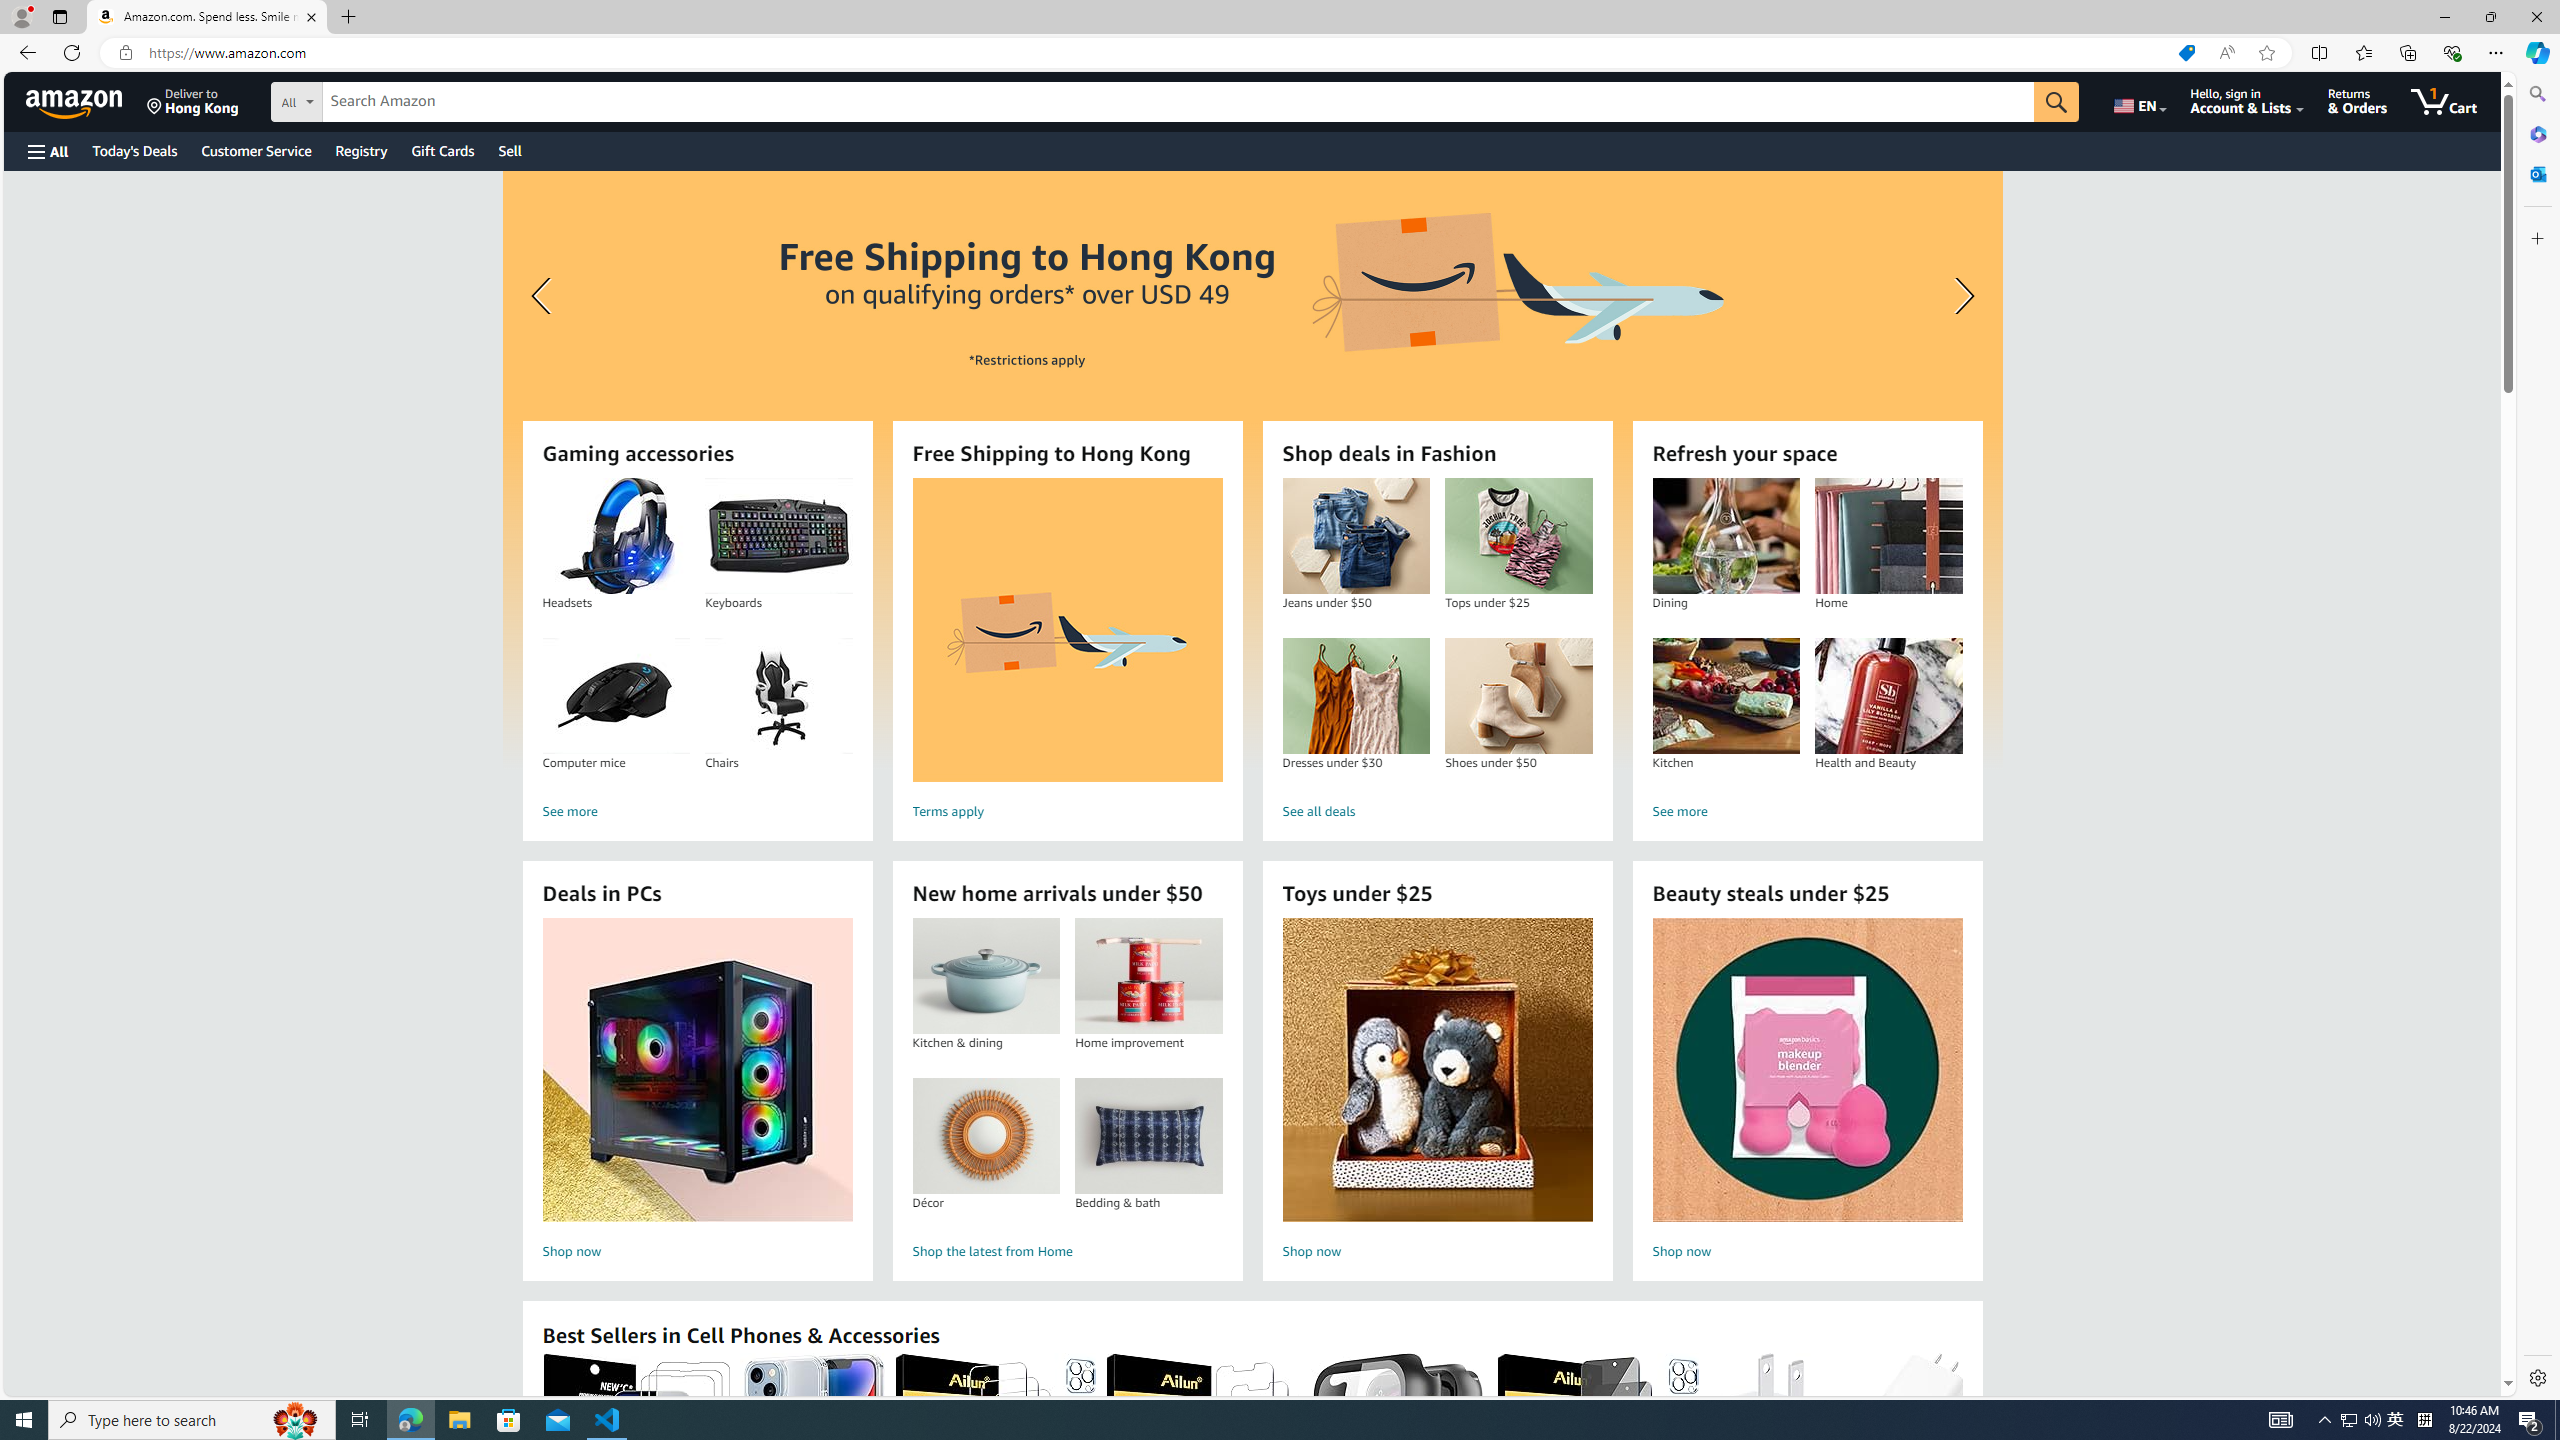 This screenshot has width=2560, height=1440. Describe the element at coordinates (778, 696) in the screenshot. I see `'Chairs'` at that location.